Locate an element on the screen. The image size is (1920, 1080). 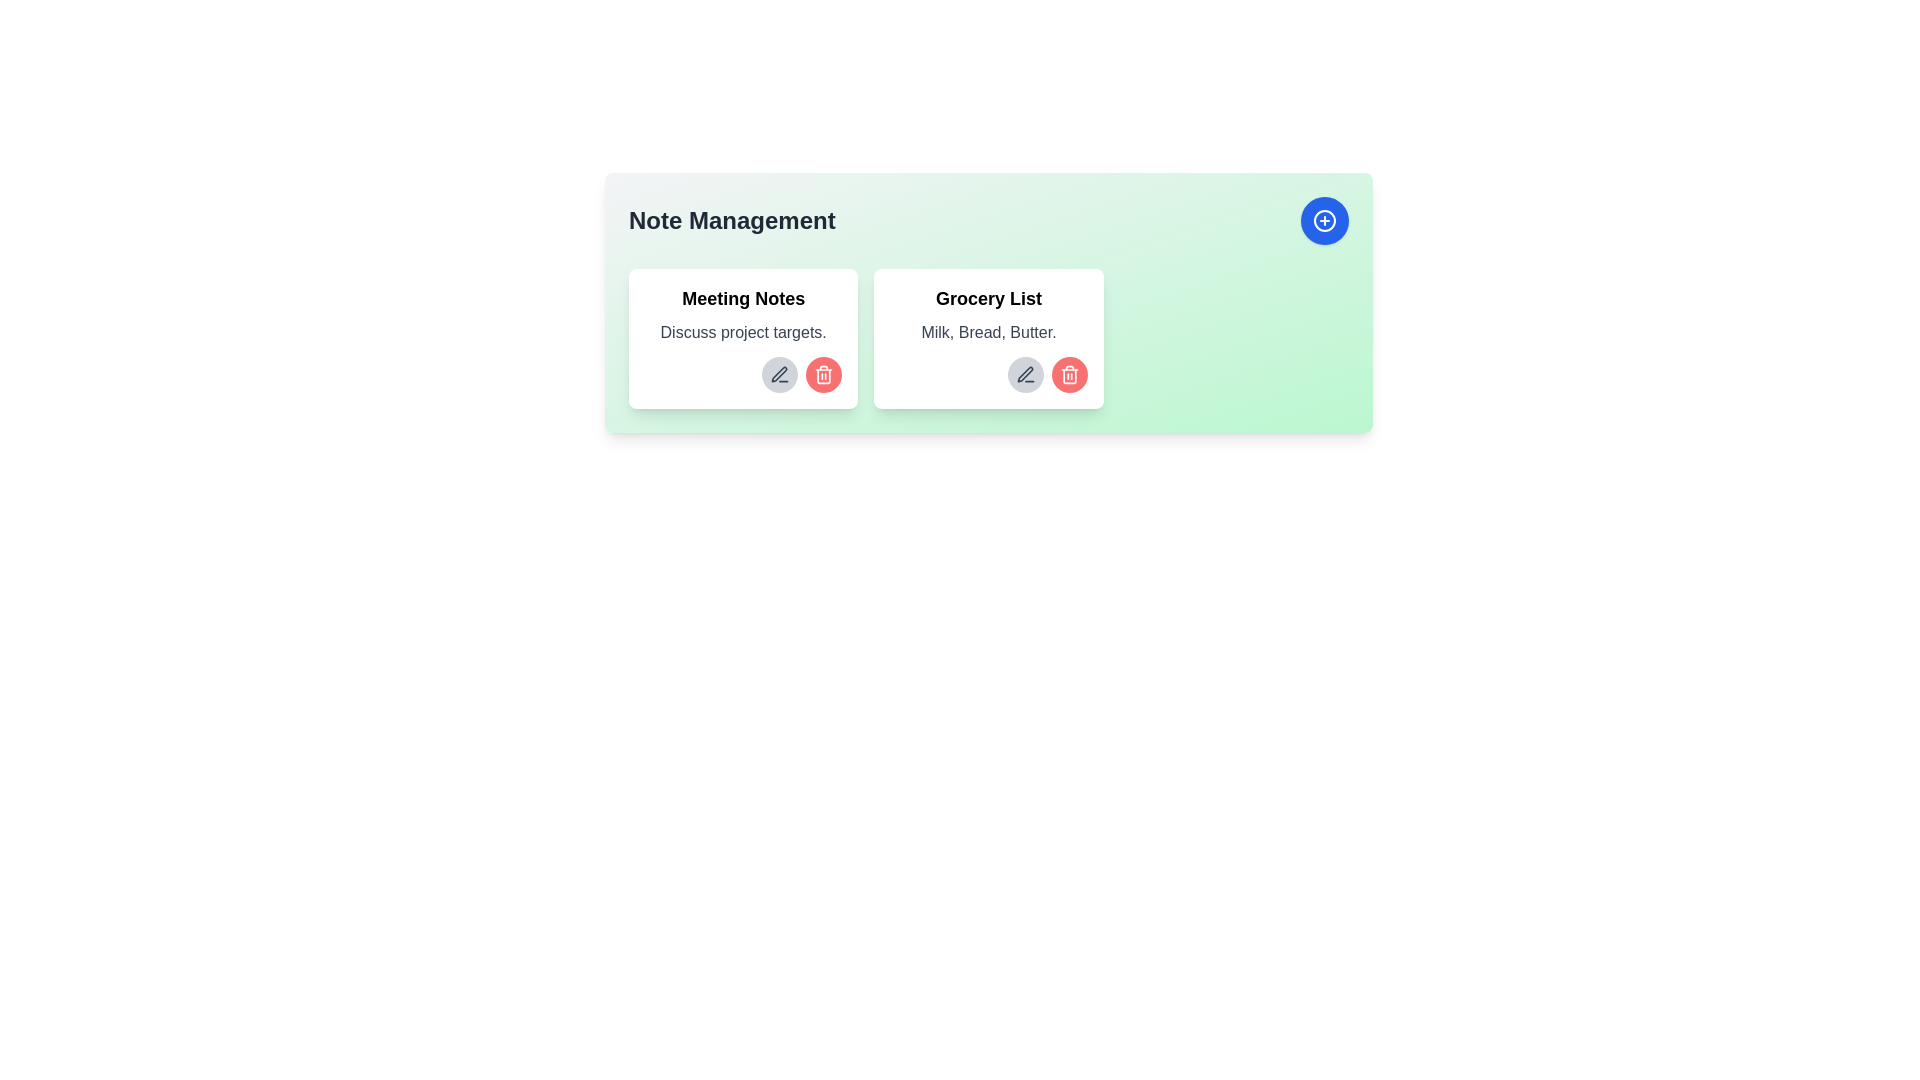
the delete icon located at the bottom-right corner of the 'Grocery List' card is located at coordinates (1068, 374).